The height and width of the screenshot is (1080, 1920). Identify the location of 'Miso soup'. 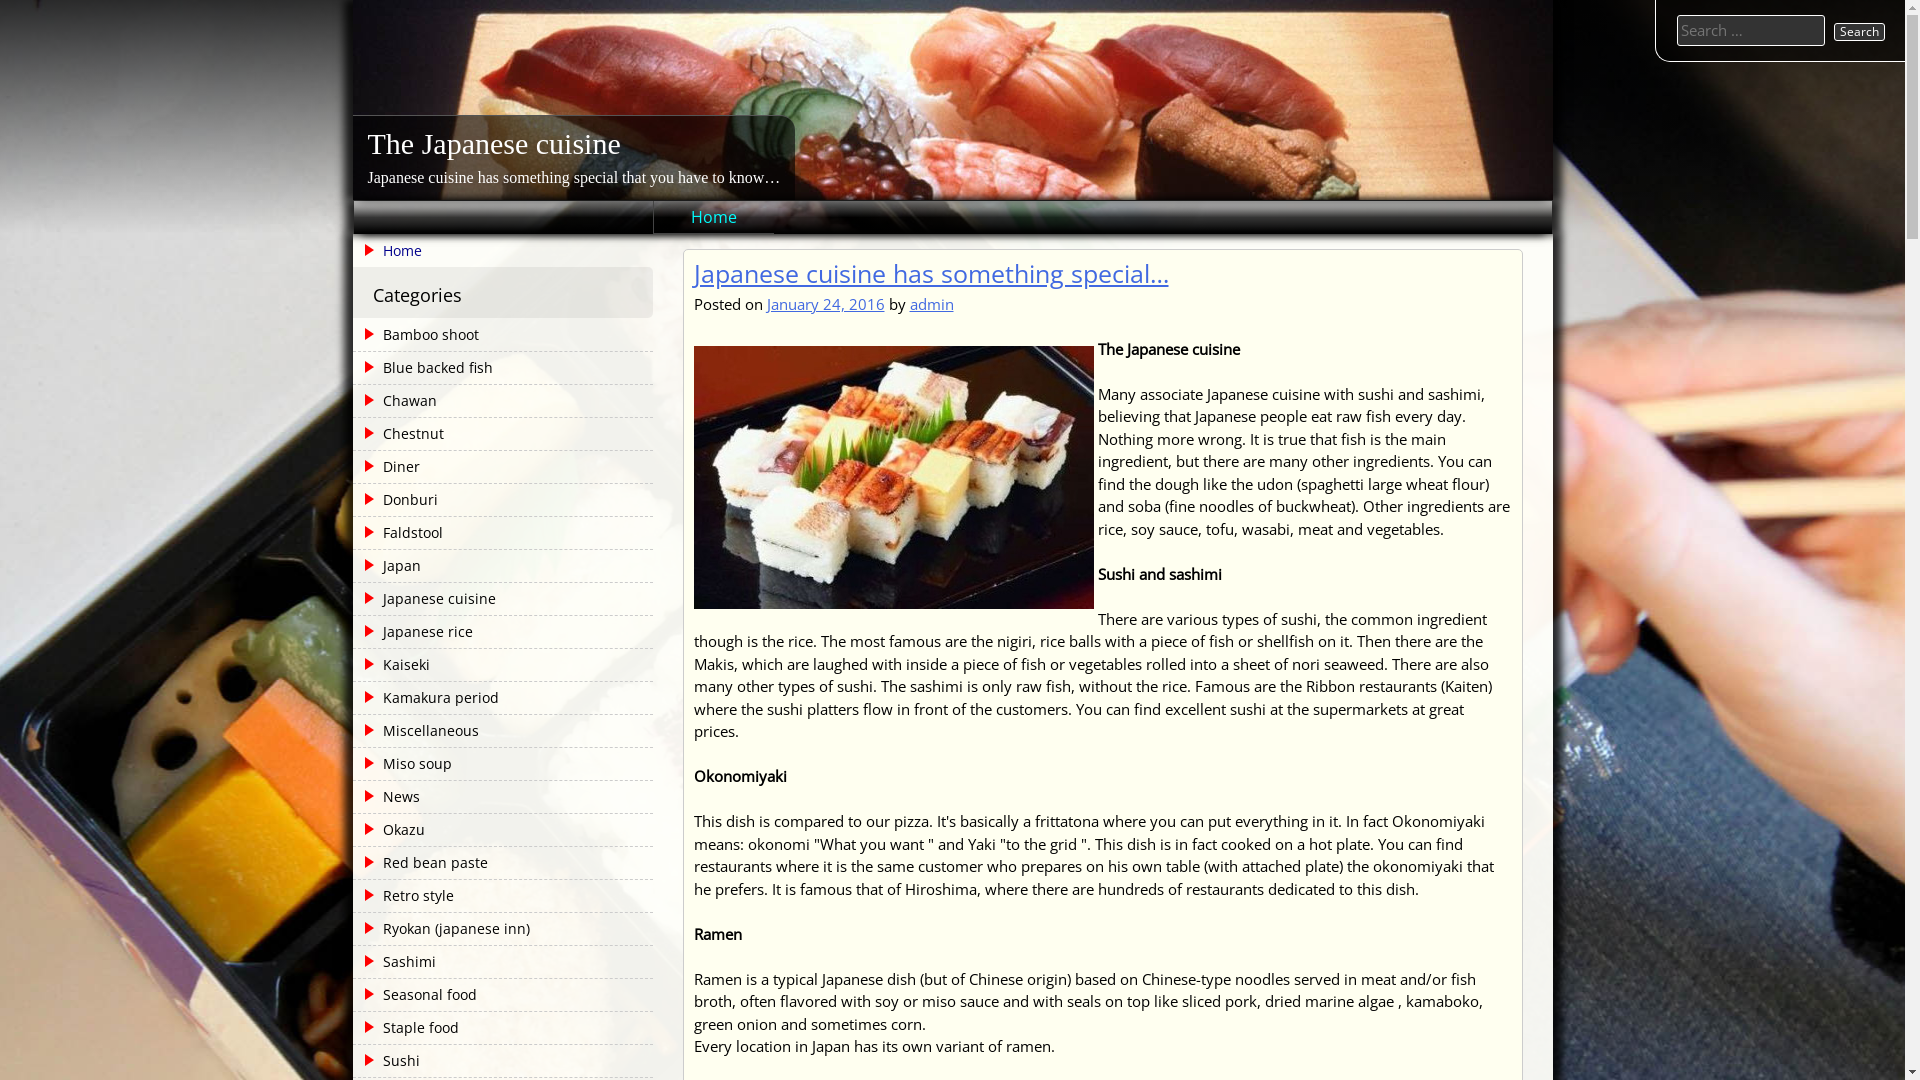
(402, 763).